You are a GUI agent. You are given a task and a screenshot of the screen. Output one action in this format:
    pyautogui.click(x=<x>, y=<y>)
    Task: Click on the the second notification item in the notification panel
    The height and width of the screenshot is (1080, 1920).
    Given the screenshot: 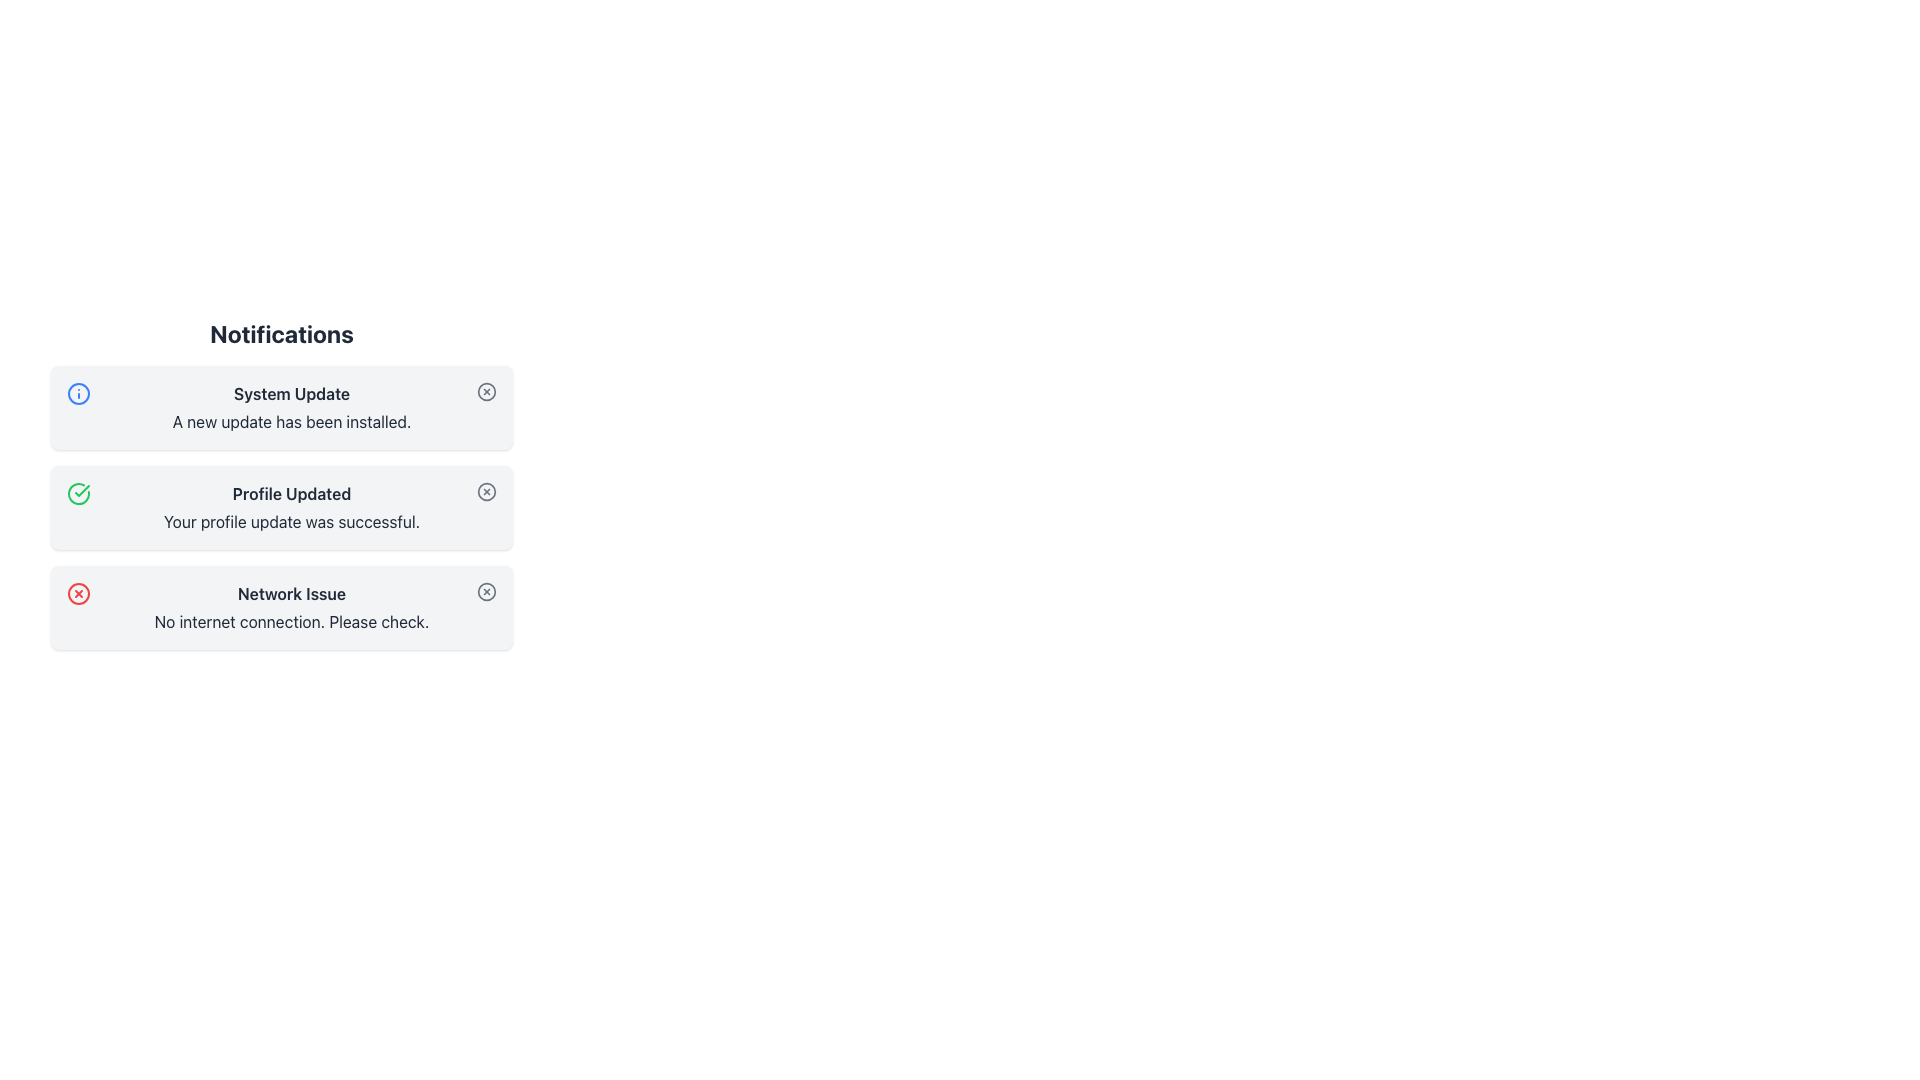 What is the action you would take?
    pyautogui.click(x=281, y=483)
    